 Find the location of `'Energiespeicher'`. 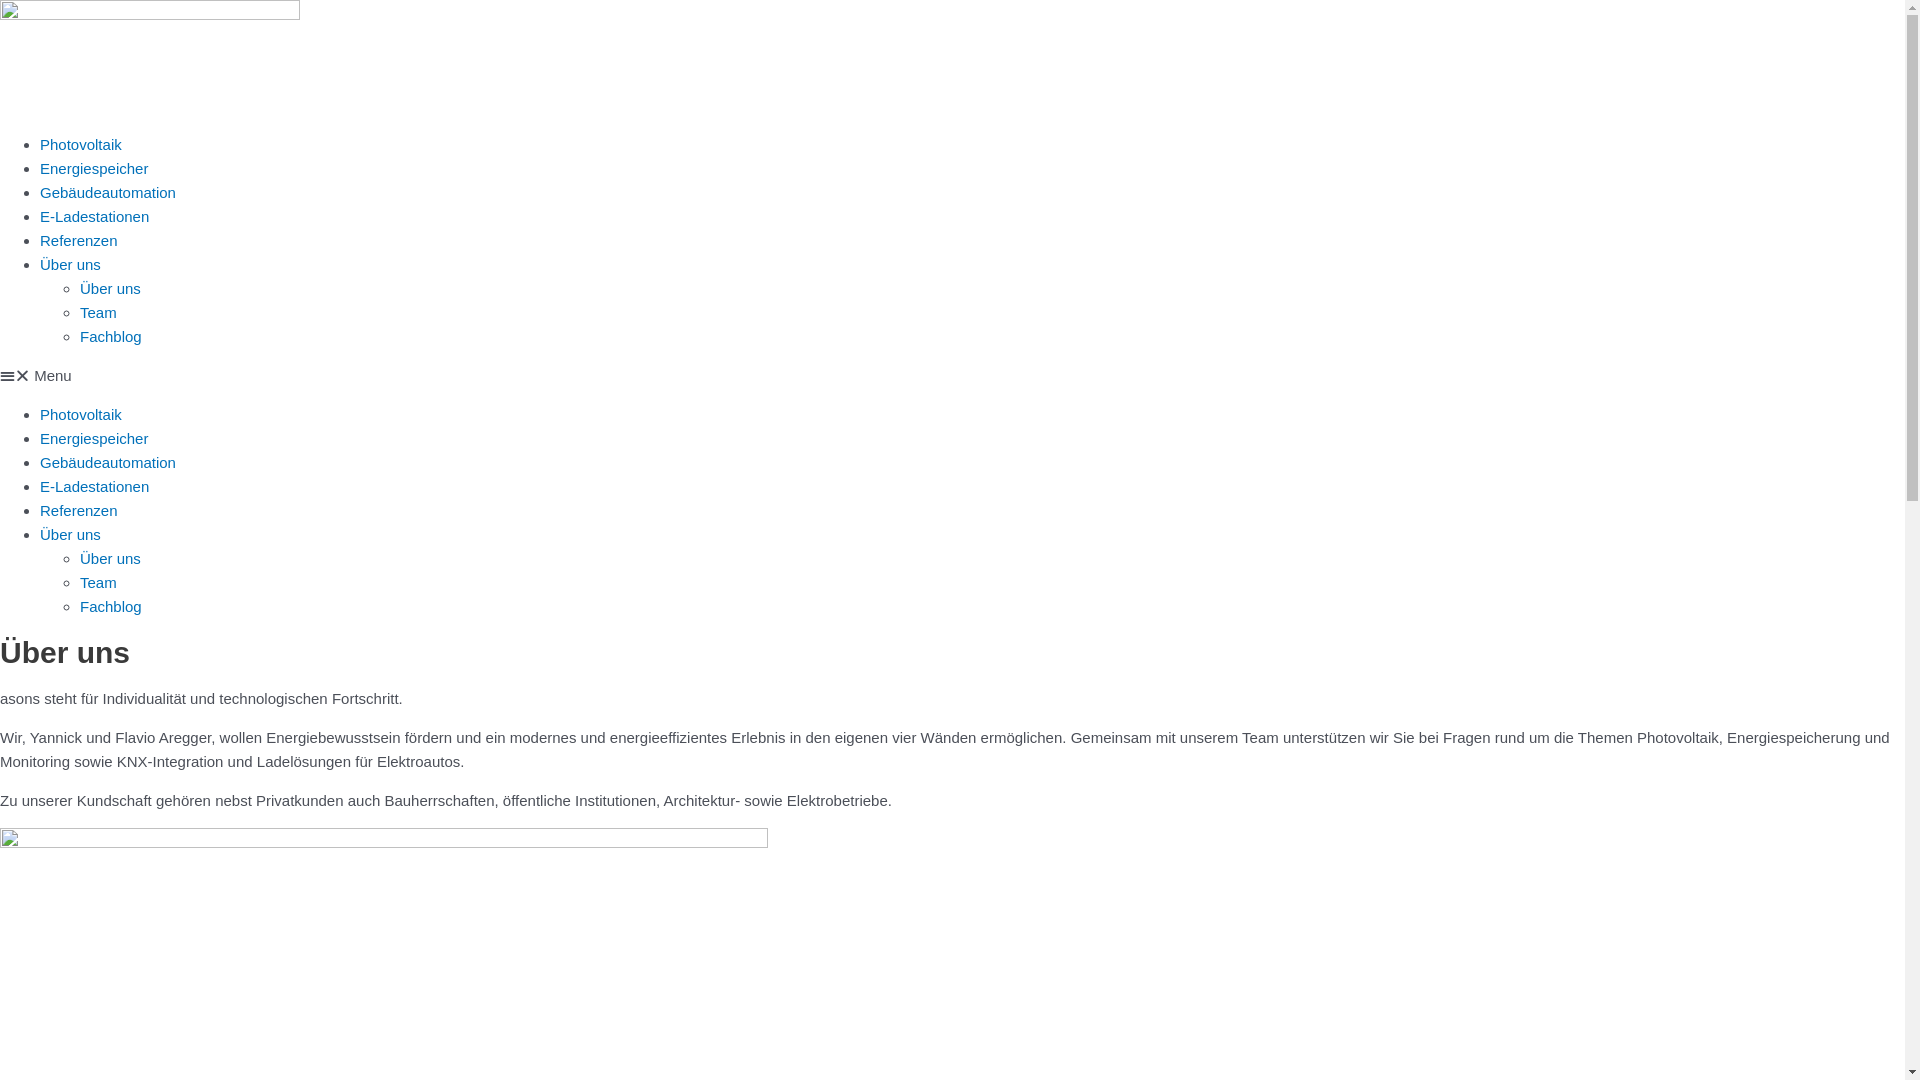

'Energiespeicher' is located at coordinates (93, 167).